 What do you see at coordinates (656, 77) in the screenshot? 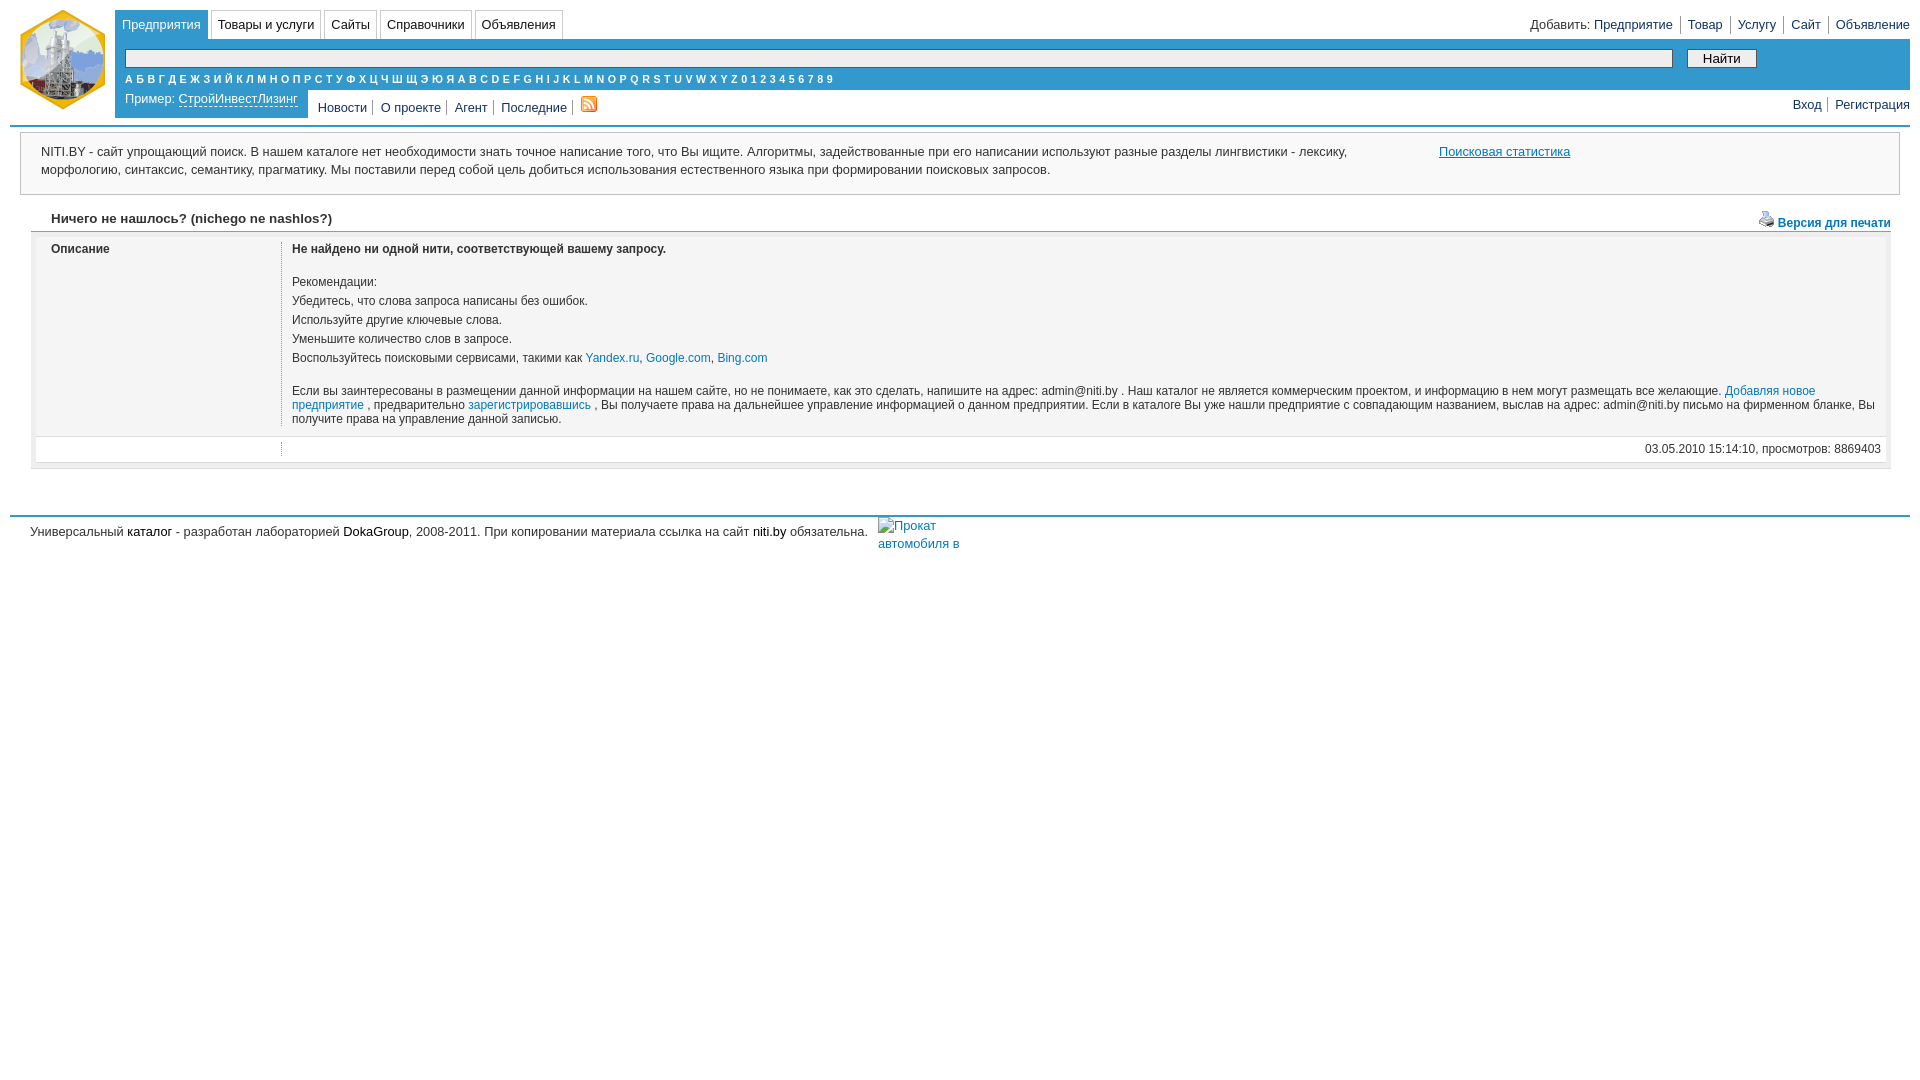
I see `'S'` at bounding box center [656, 77].